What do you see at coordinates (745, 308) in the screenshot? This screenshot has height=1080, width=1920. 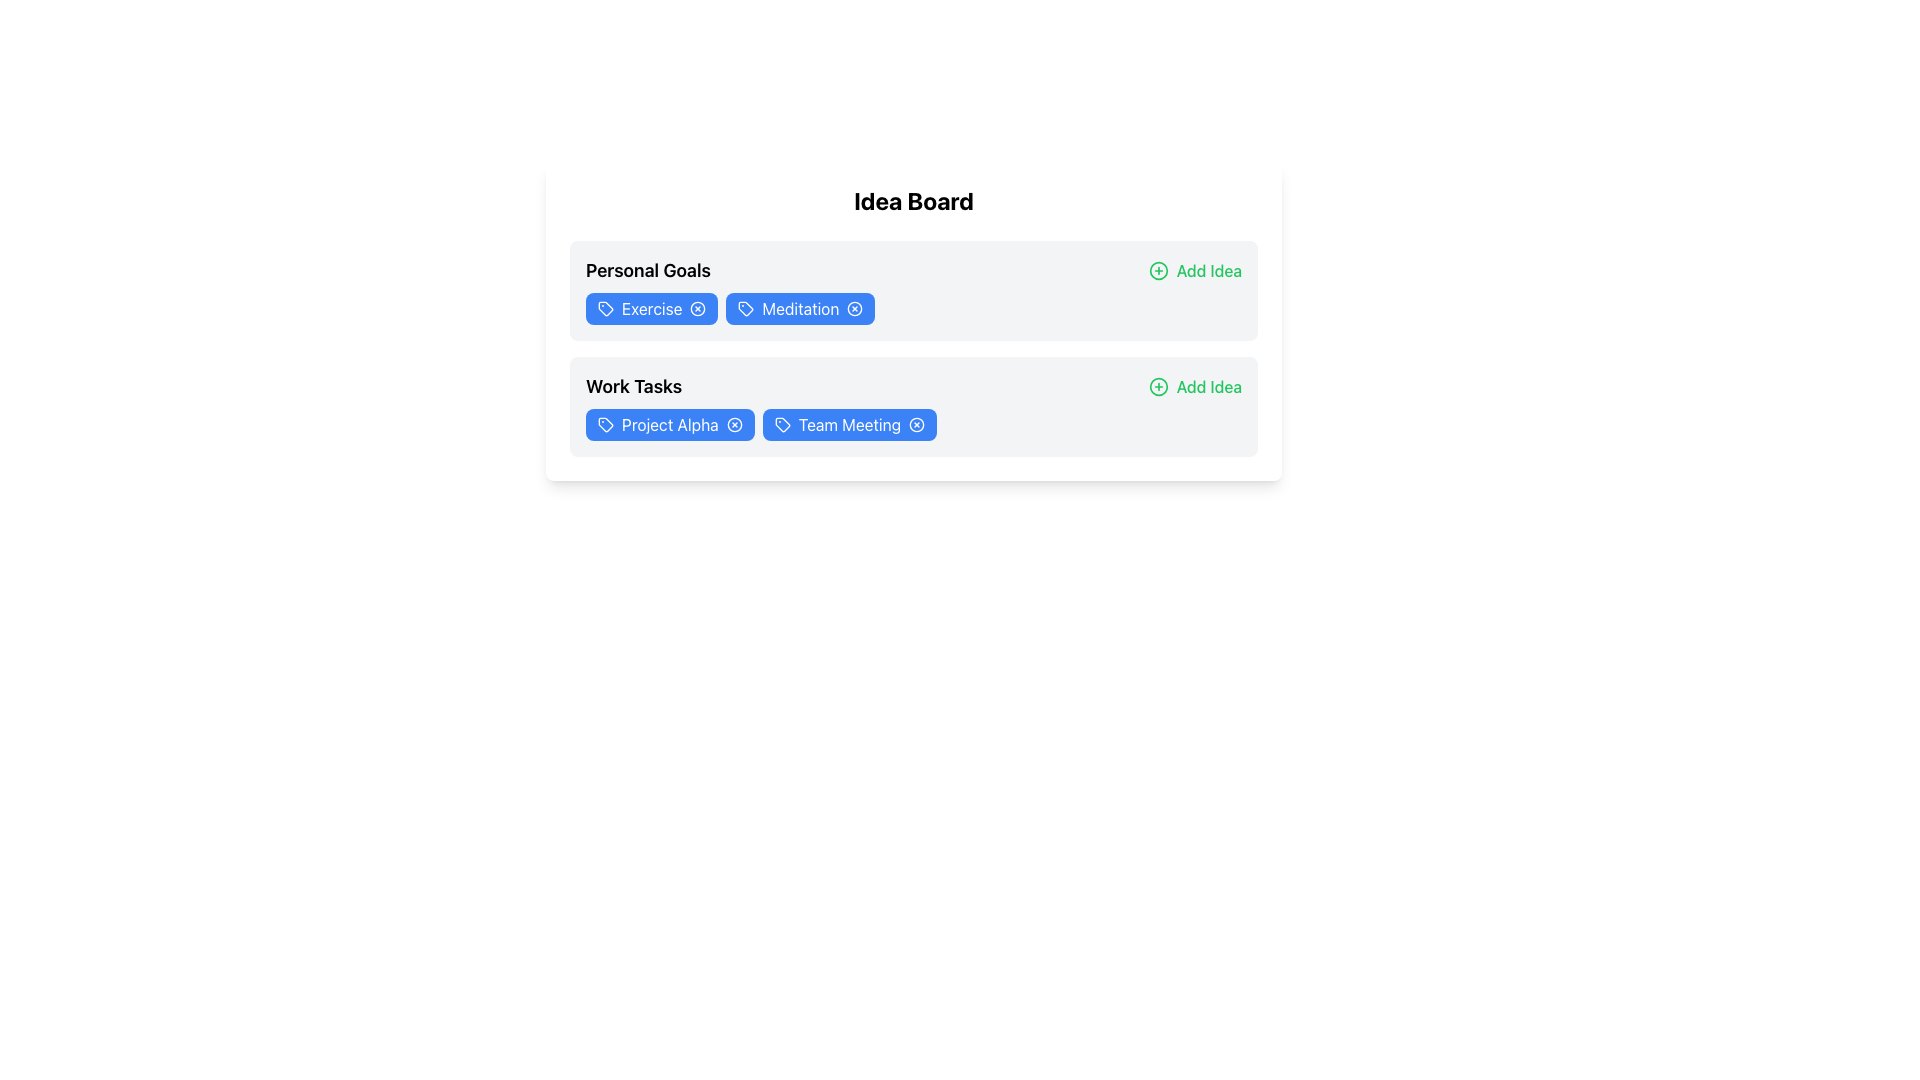 I see `the small tag icon located to the left of the 'Meditation' text within the blue rounded rectangle button for the 'Personal Goals' section` at bounding box center [745, 308].